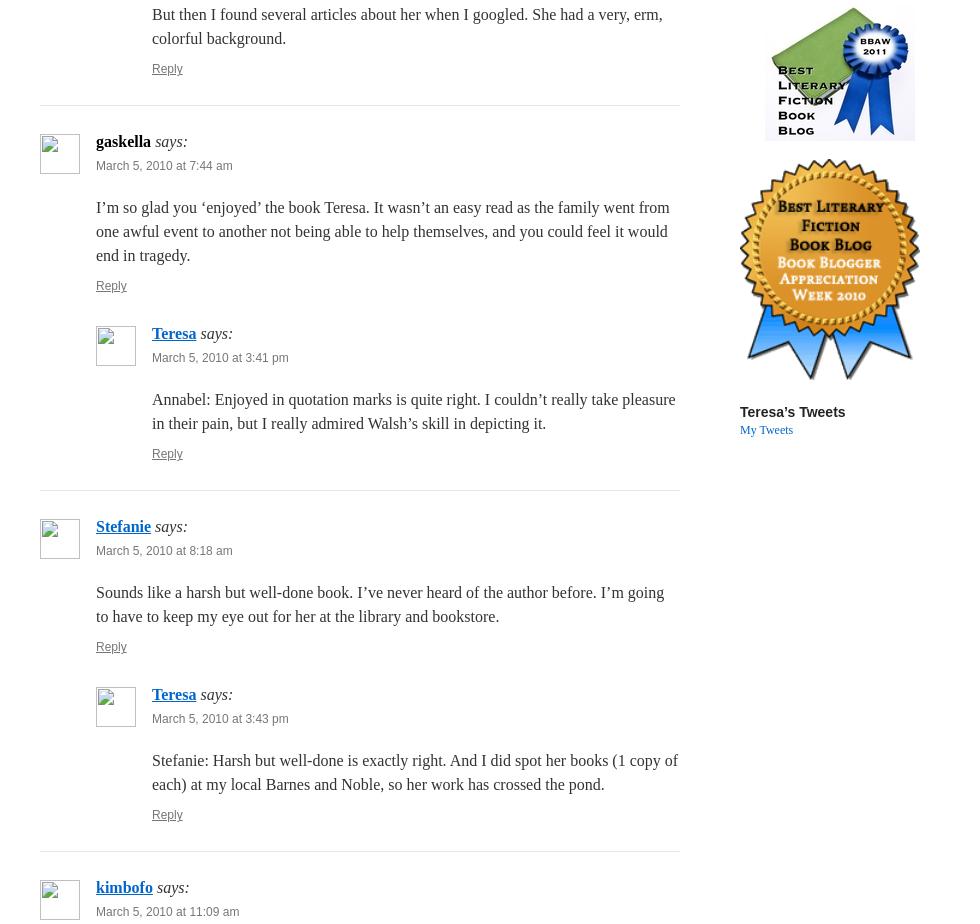 This screenshot has height=924, width=980. Describe the element at coordinates (220, 357) in the screenshot. I see `'March 5, 2010 at 3:41 pm'` at that location.